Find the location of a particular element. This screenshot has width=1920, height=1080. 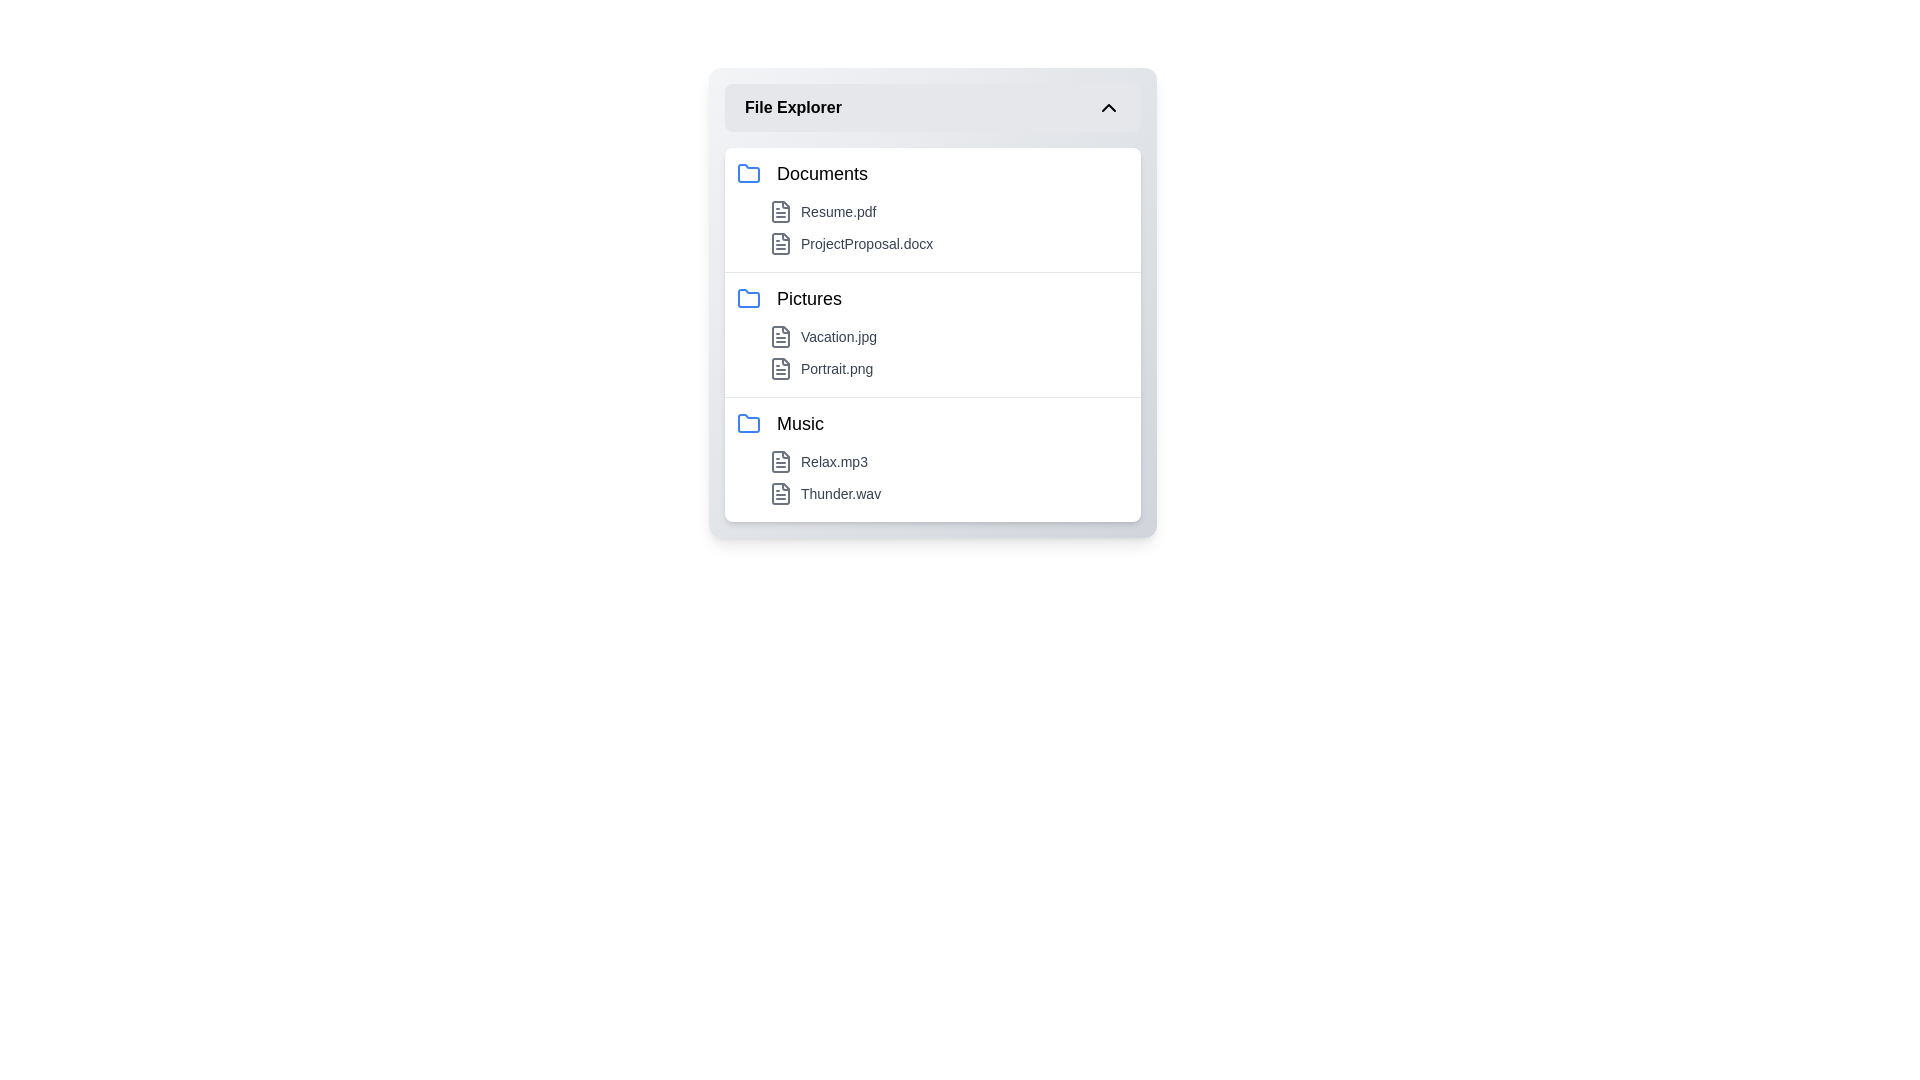

the File Explorer toggle button to expand or collapse the menu is located at coordinates (931, 108).